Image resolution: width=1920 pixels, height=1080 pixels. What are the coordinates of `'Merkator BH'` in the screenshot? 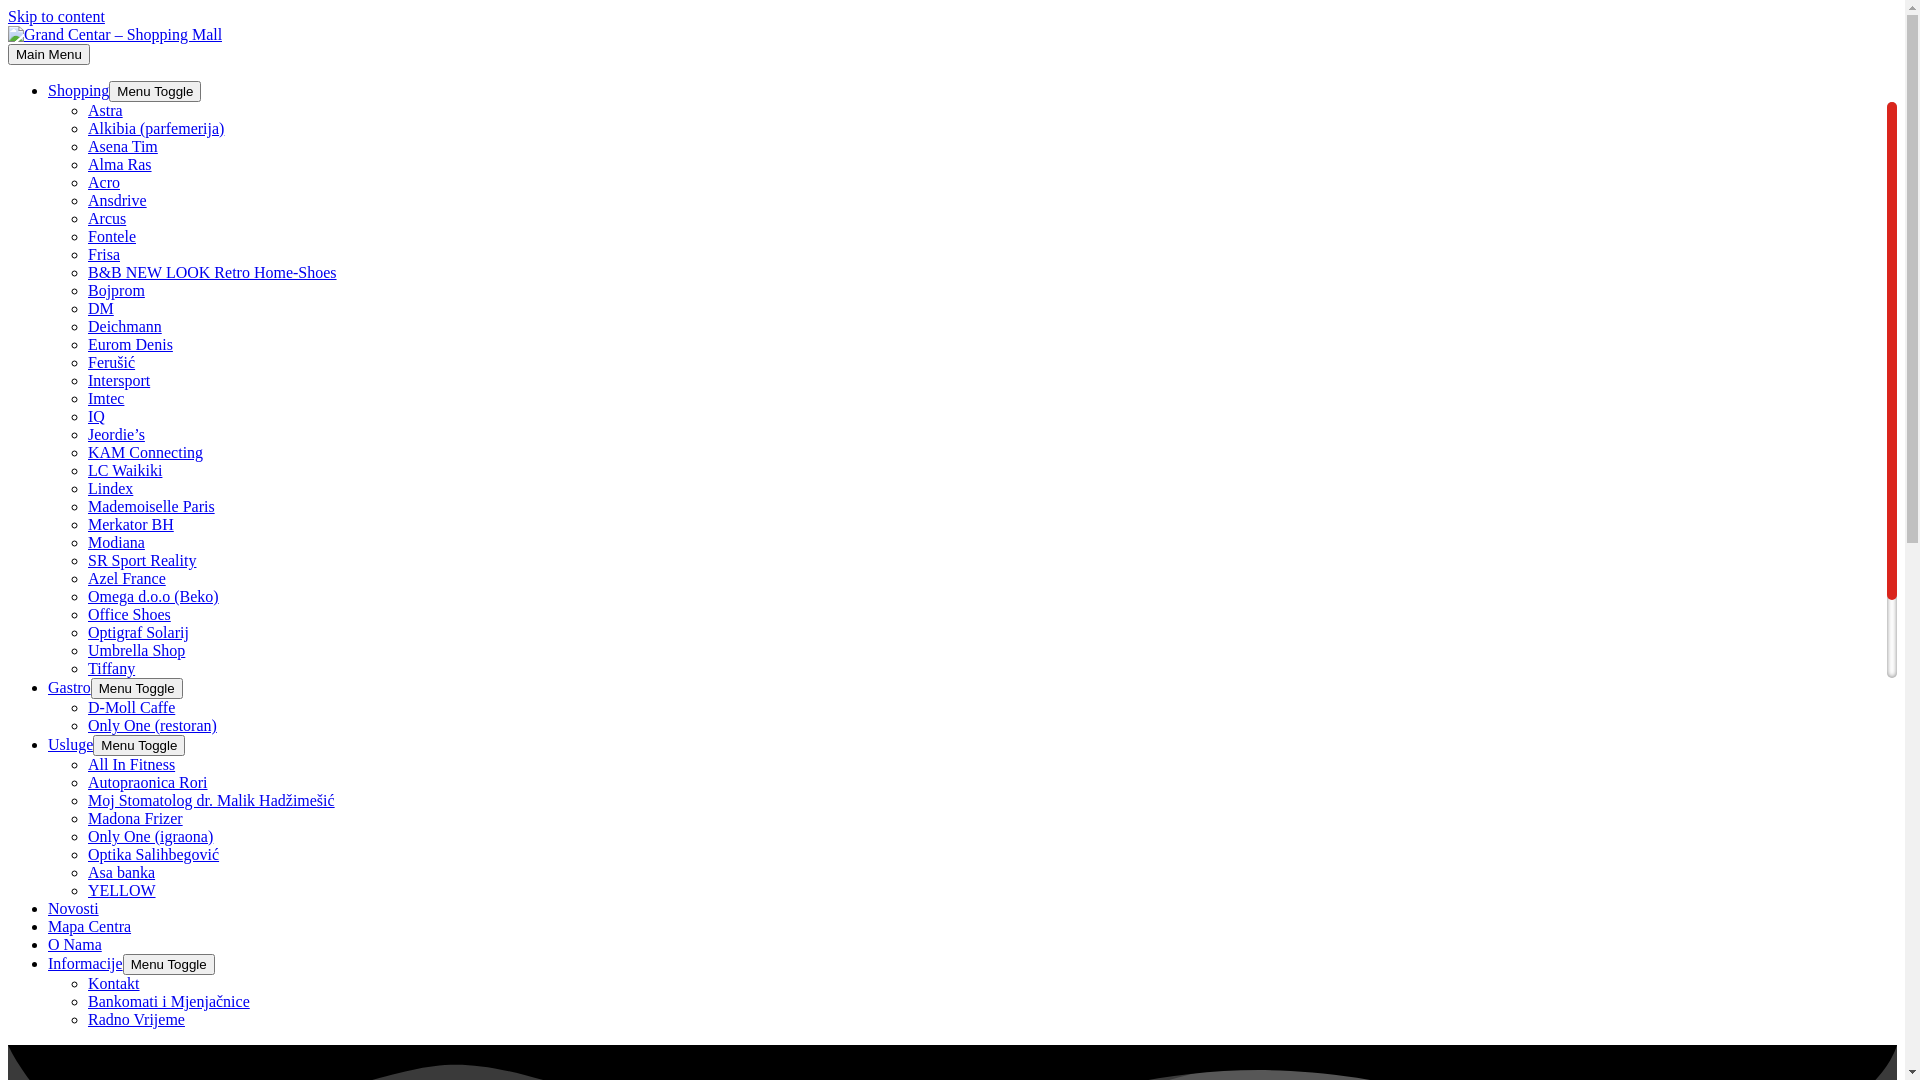 It's located at (86, 523).